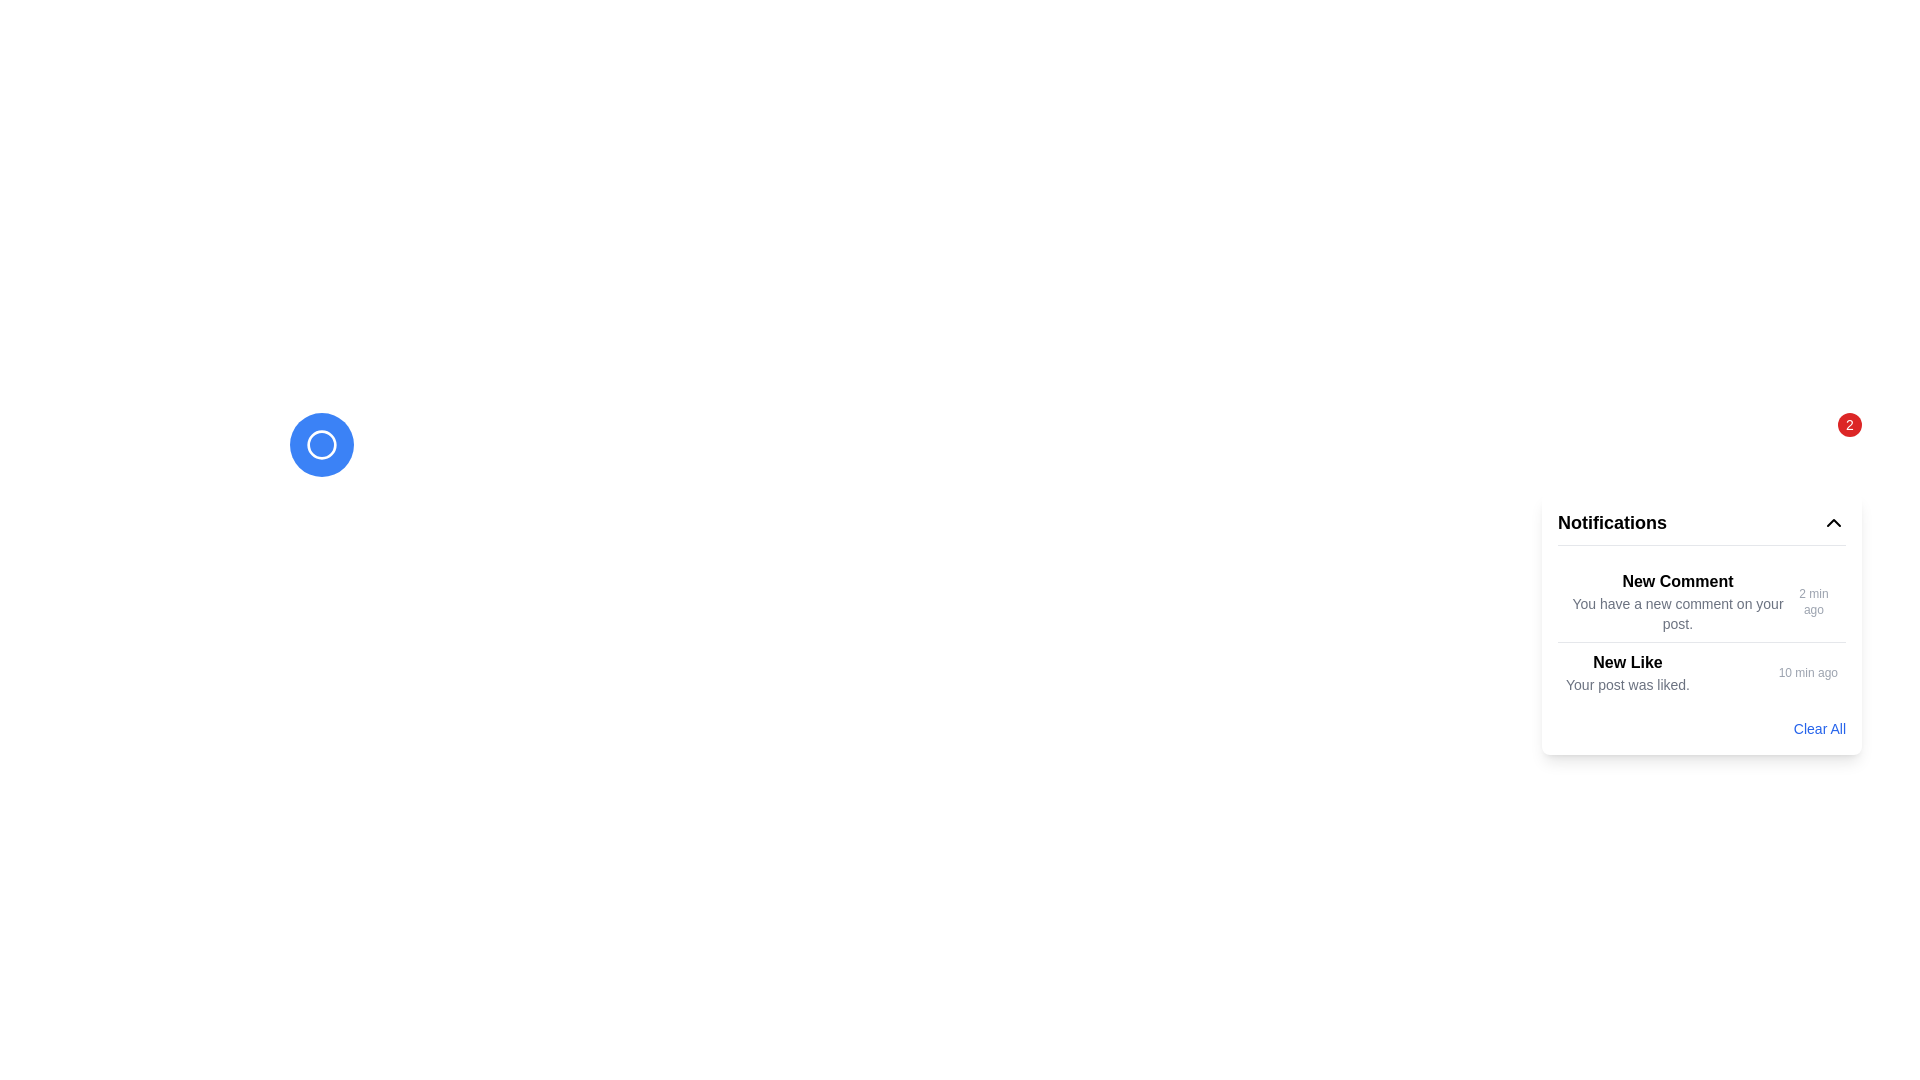  What do you see at coordinates (1848, 423) in the screenshot?
I see `the Notification Badge, which is a small red circular badge displaying the number '2' in white text, located at the top-right corner of the notification panel` at bounding box center [1848, 423].